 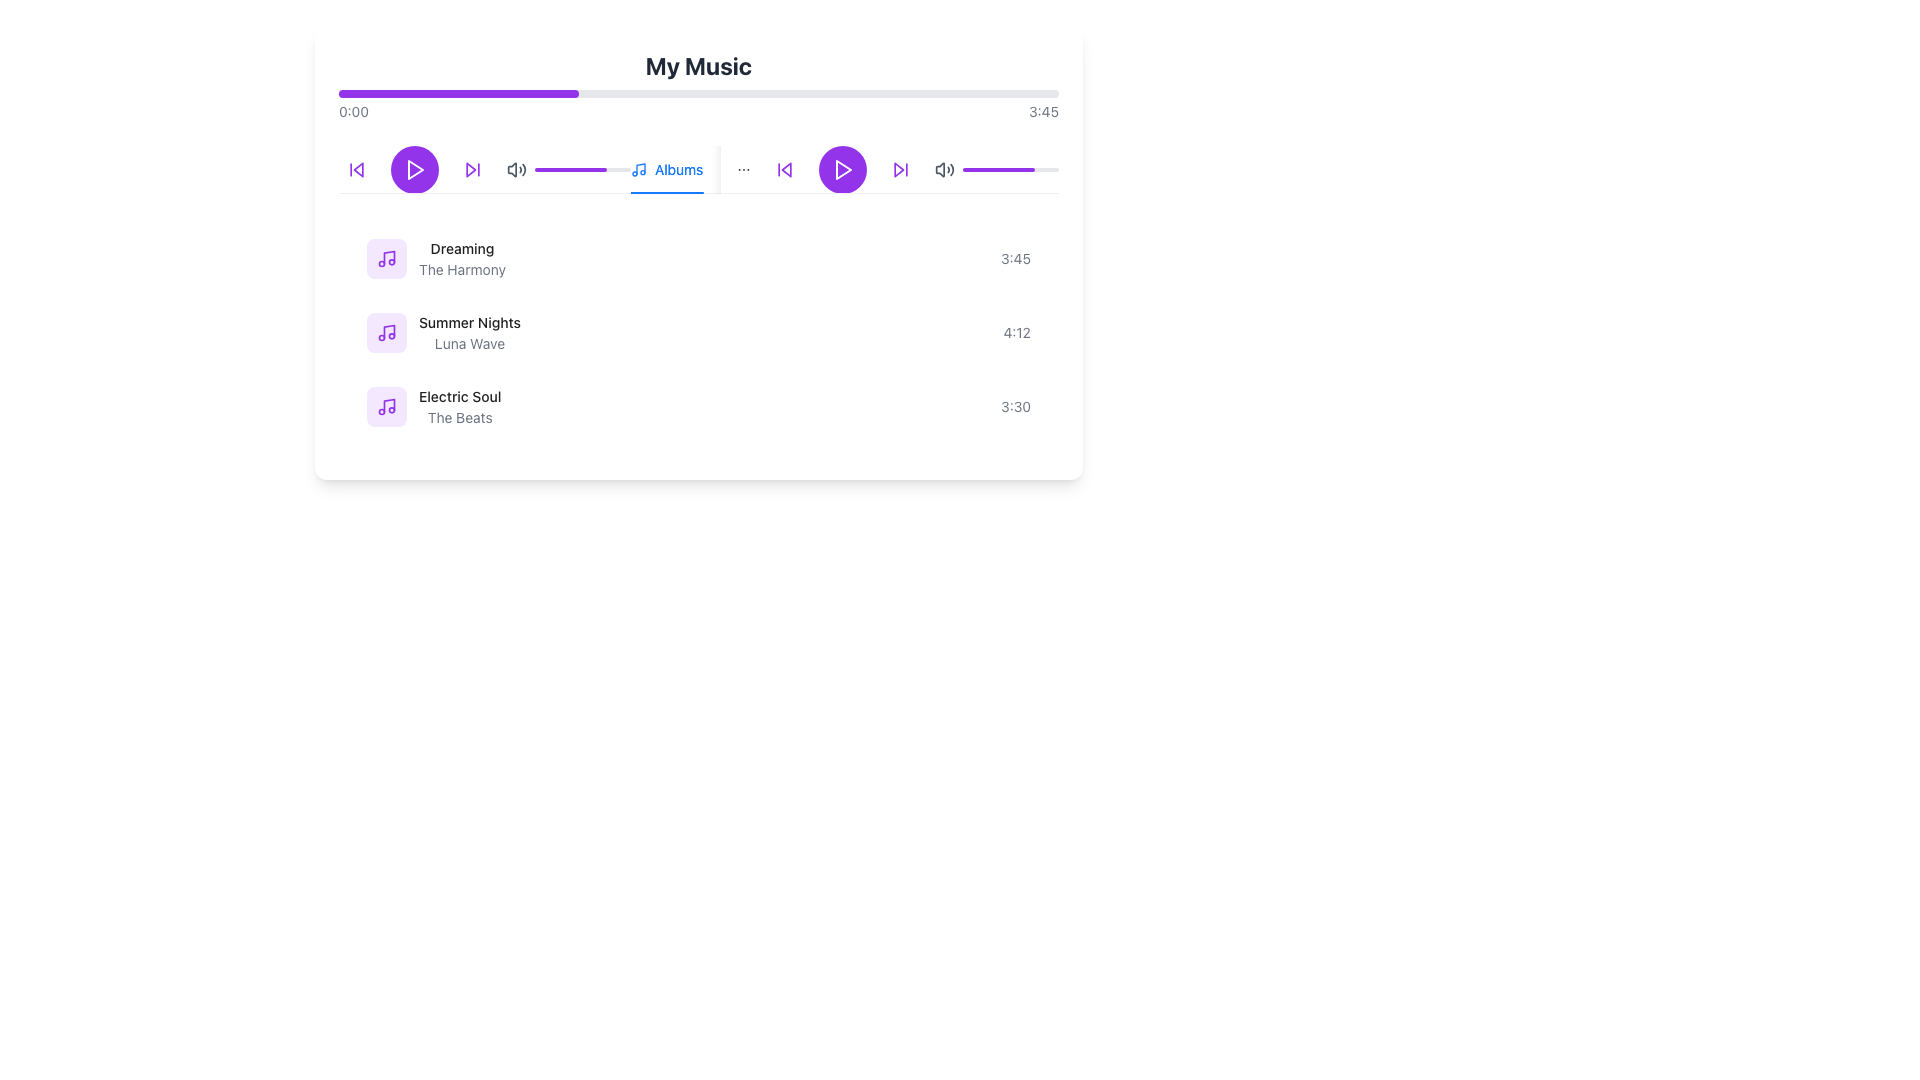 I want to click on the skip button located in the control bar, which allows the user to skip to the next track in the playlist, so click(x=472, y=168).